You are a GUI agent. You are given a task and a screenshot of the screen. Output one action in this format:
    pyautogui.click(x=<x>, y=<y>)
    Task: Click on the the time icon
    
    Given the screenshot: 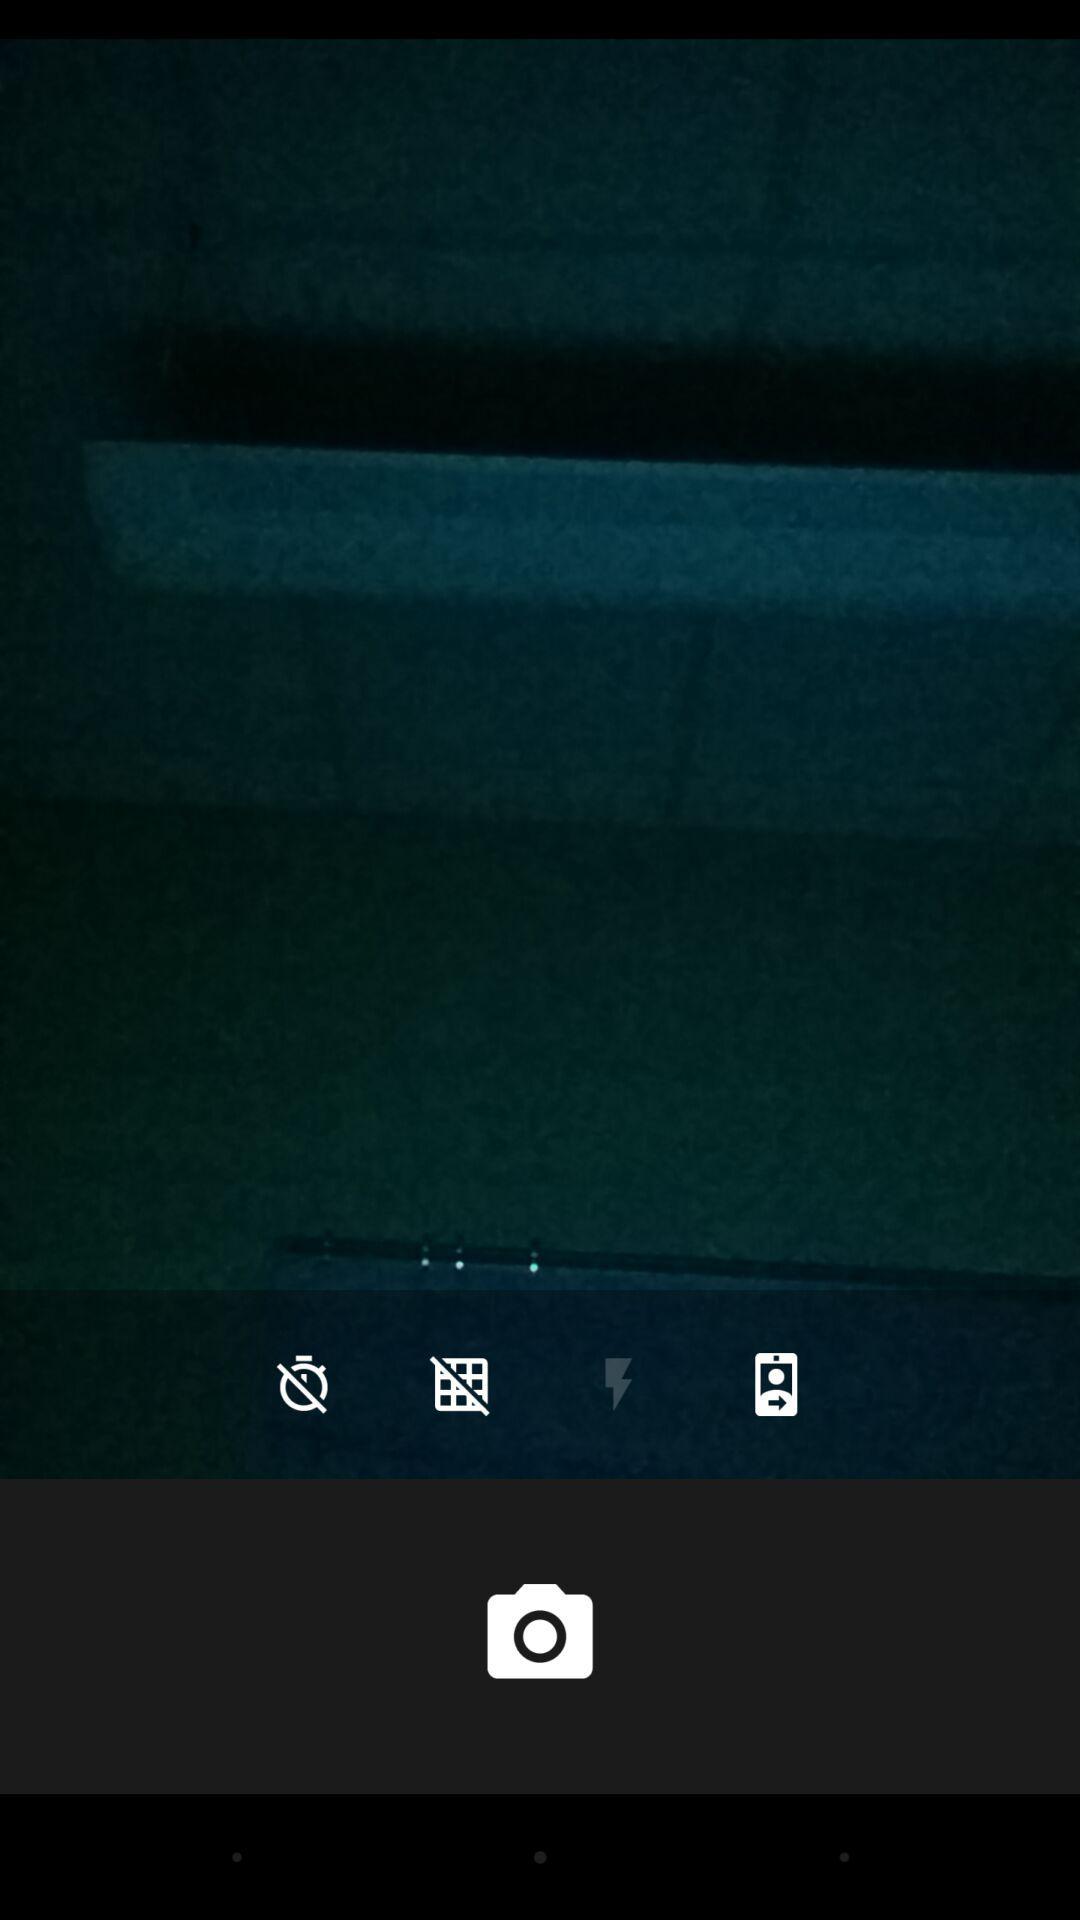 What is the action you would take?
    pyautogui.click(x=303, y=1383)
    